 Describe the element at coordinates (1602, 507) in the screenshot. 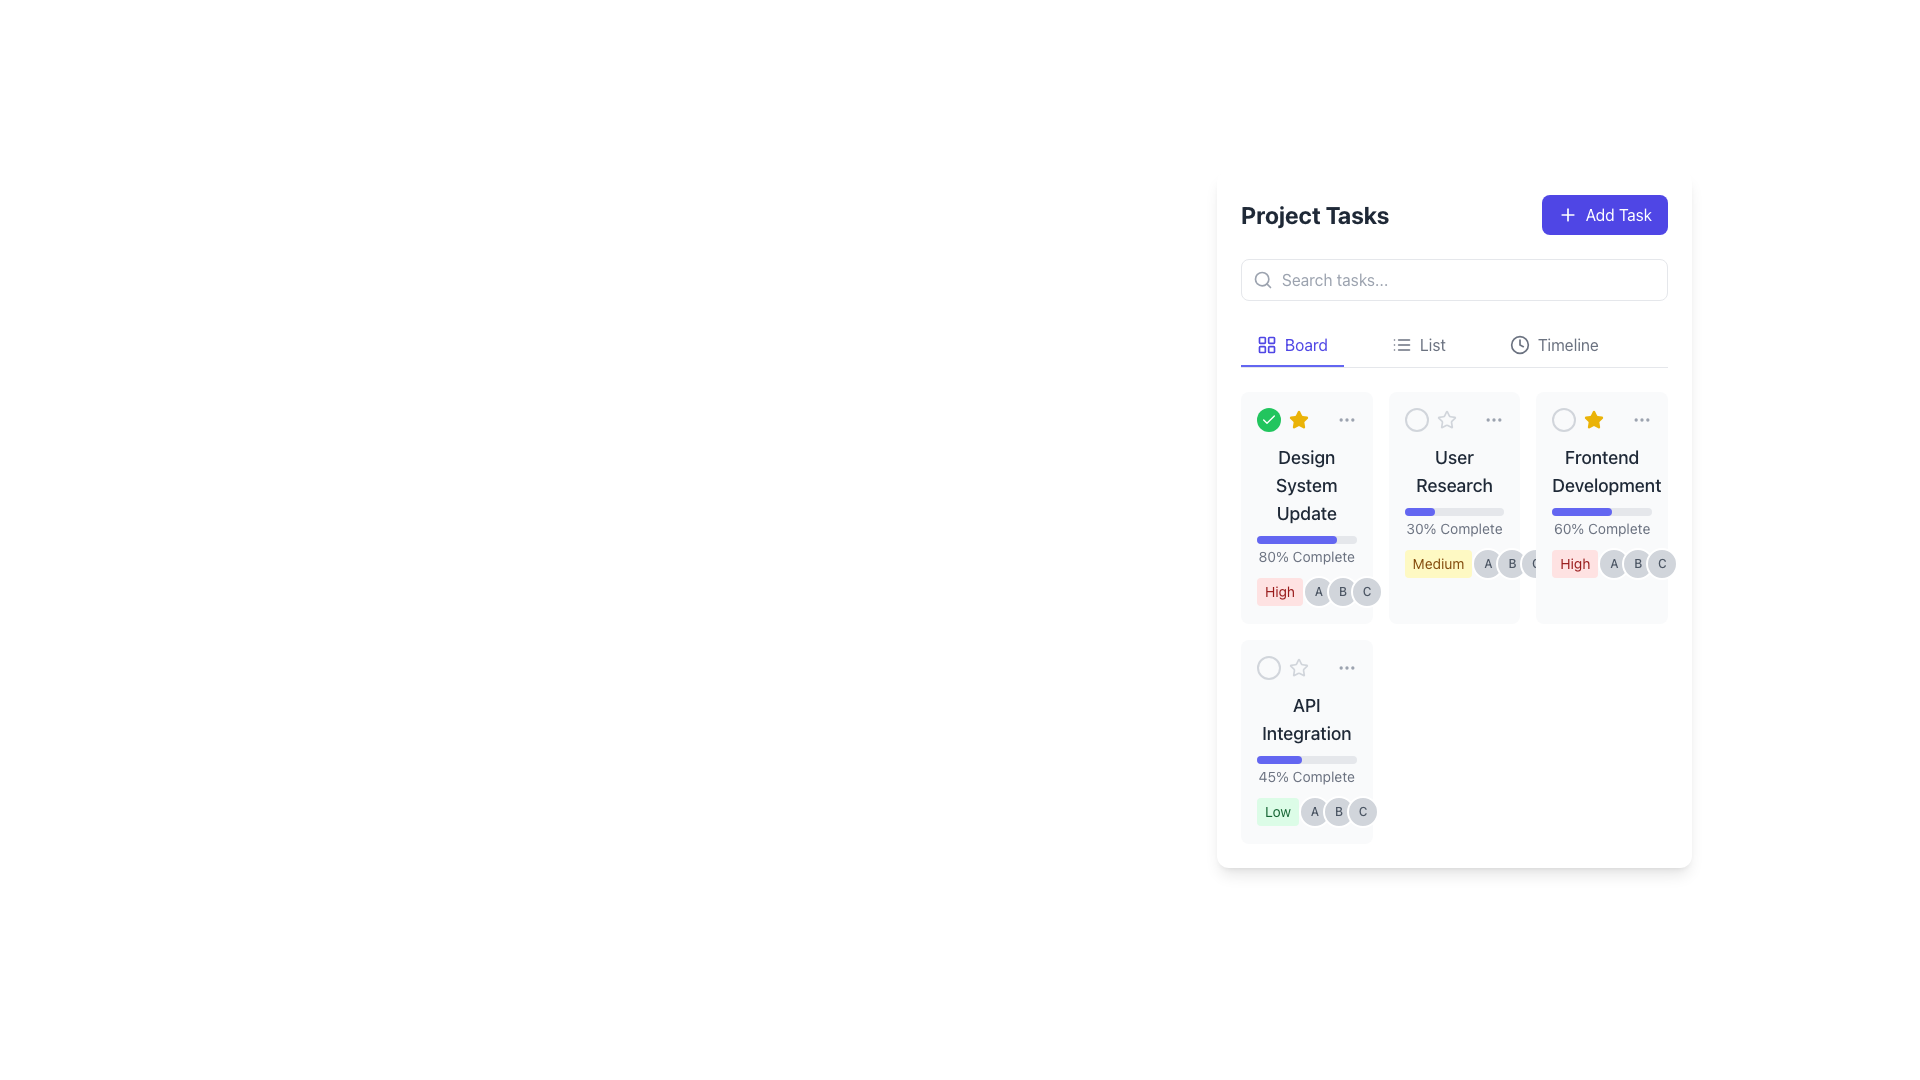

I see `the Task summary card titled 'Frontend Development', which is the third card` at that location.